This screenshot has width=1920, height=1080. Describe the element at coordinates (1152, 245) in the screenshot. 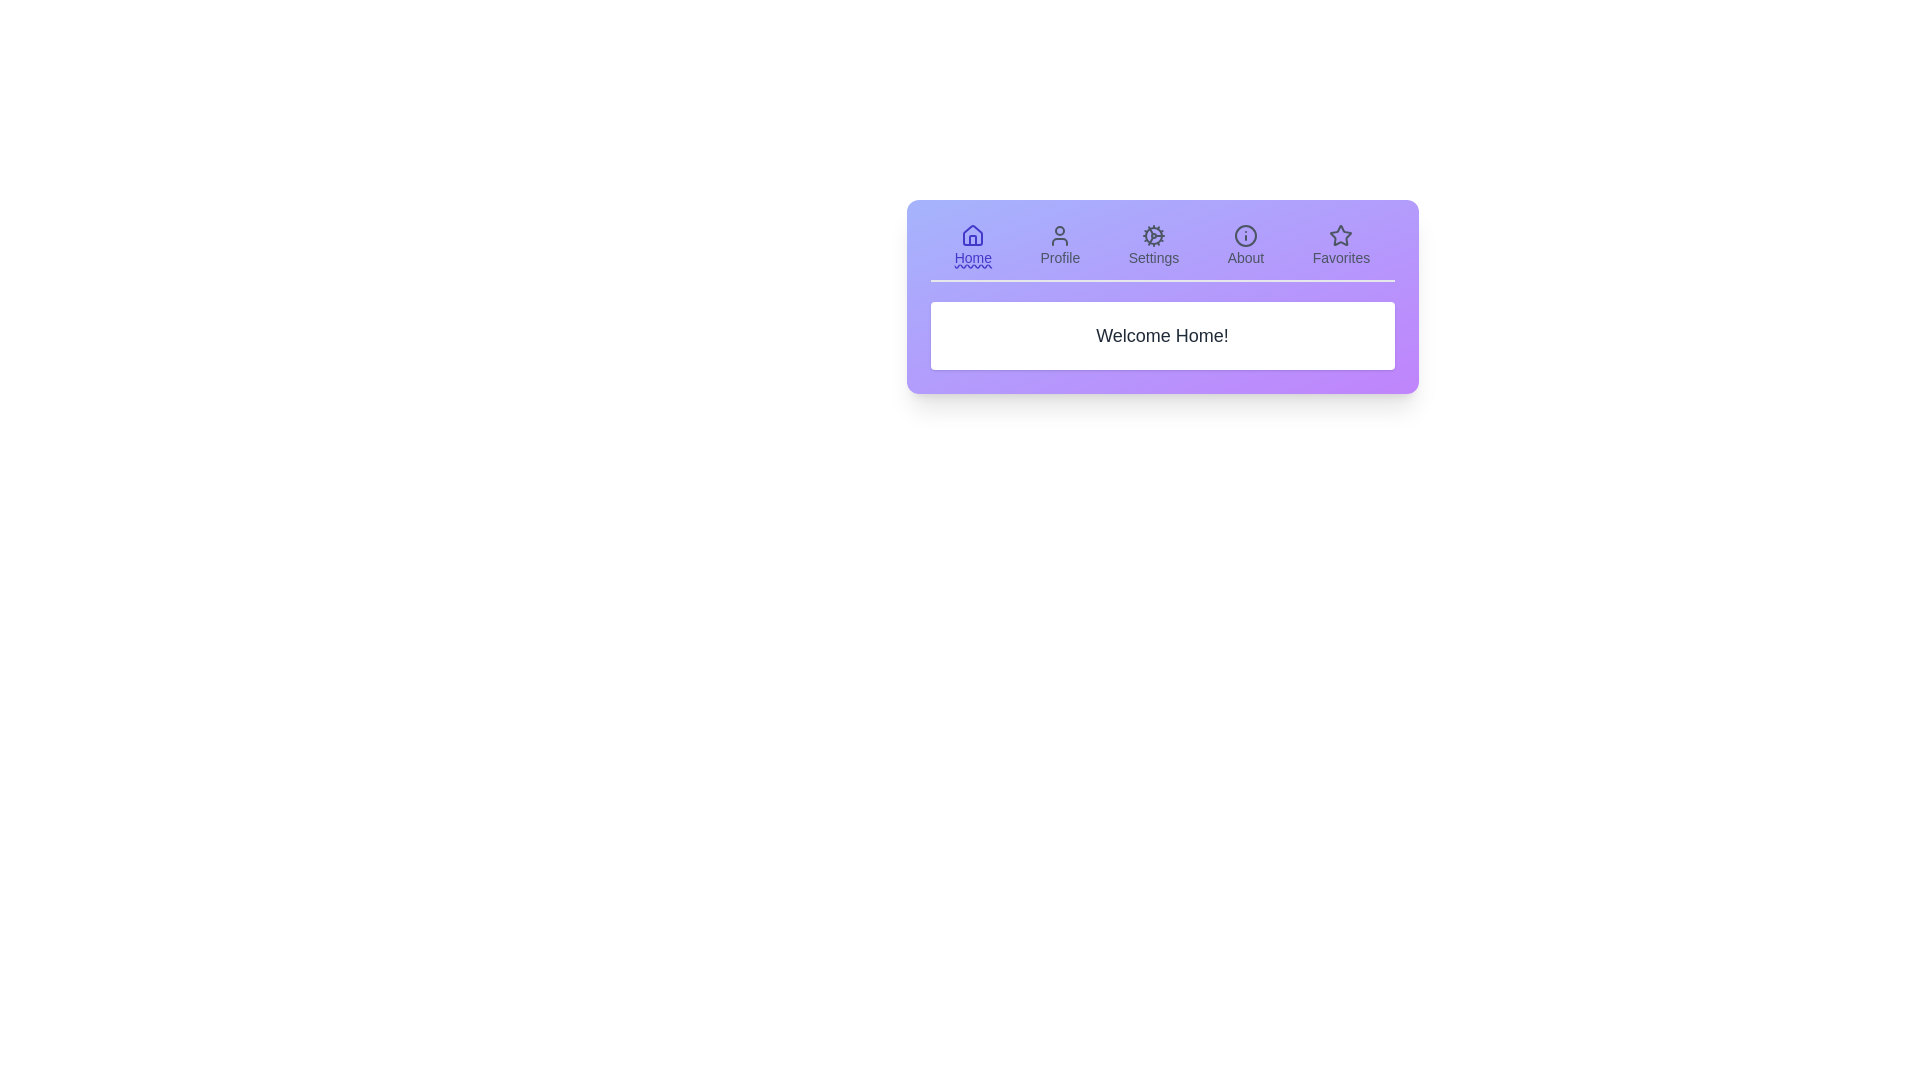

I see `the icon corresponding to the Settings tab` at that location.